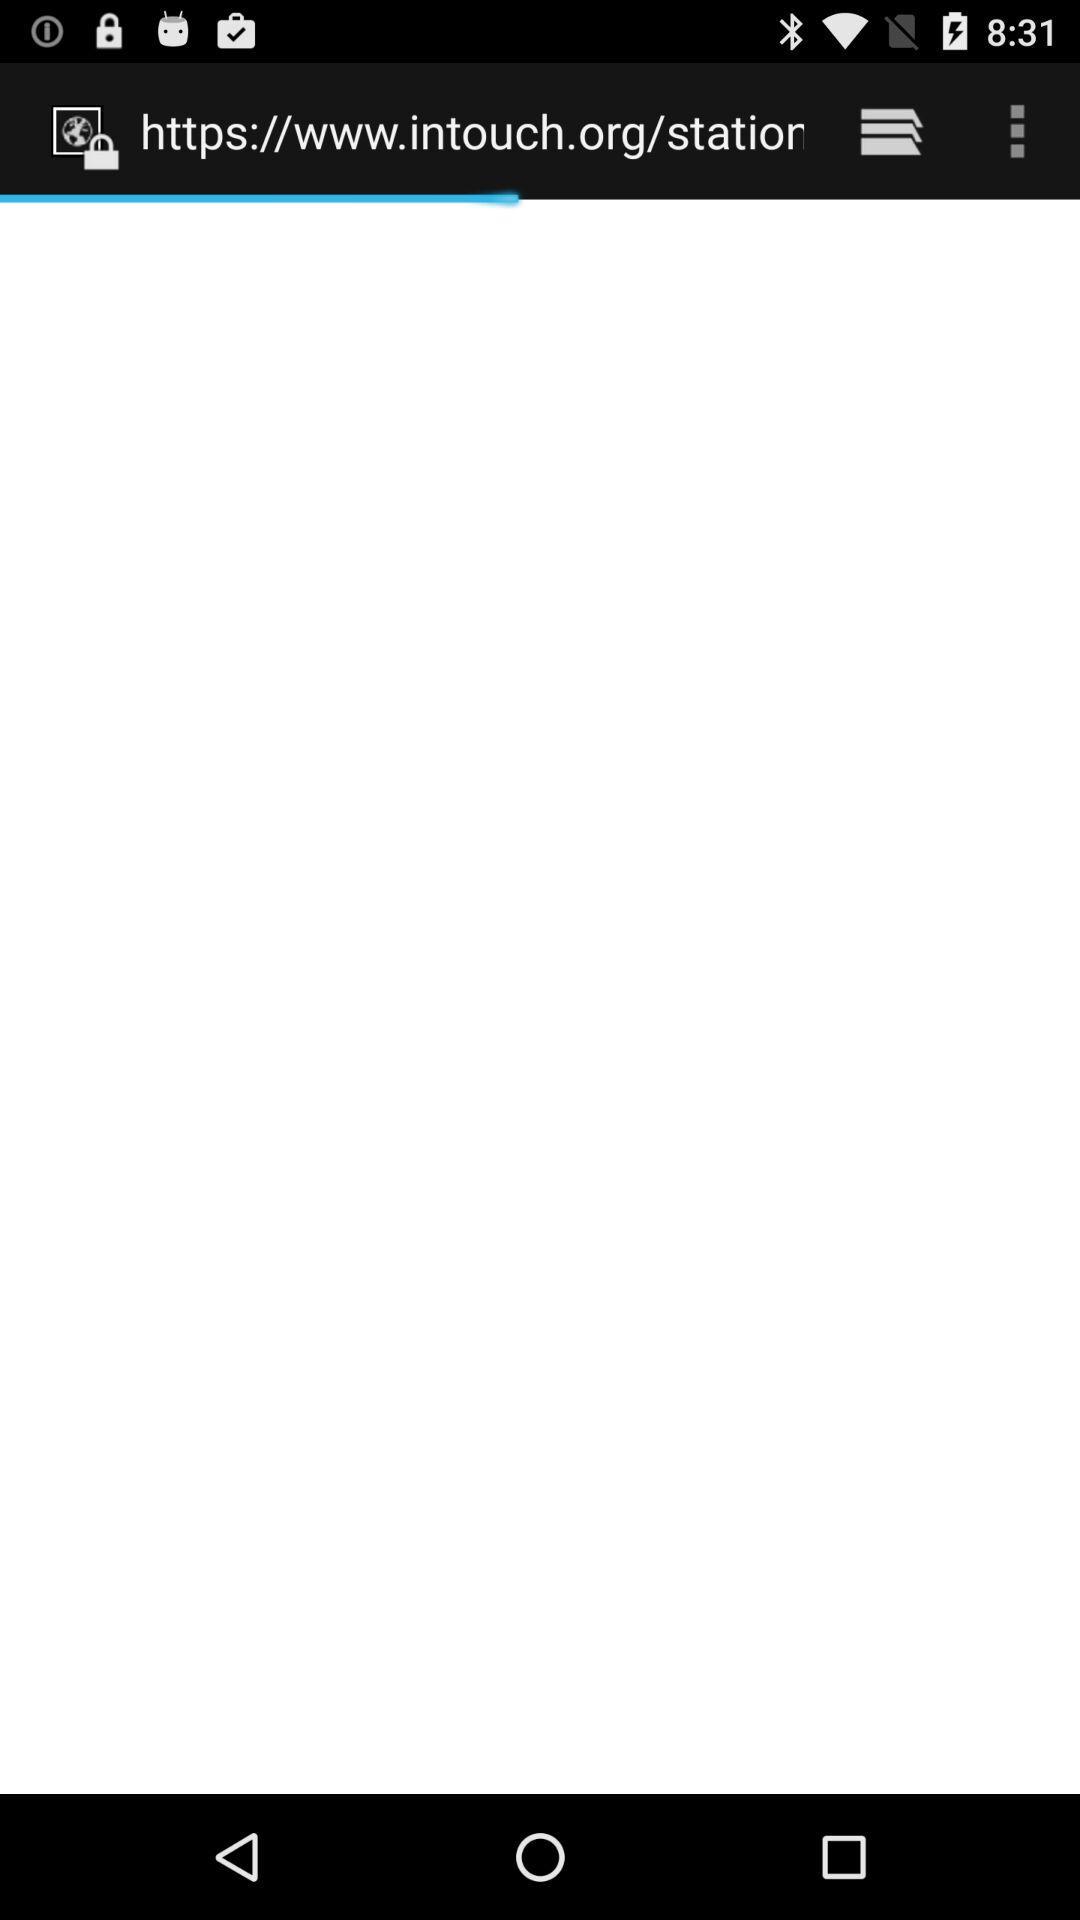  What do you see at coordinates (890, 130) in the screenshot?
I see `the icon next to https www intouch item` at bounding box center [890, 130].